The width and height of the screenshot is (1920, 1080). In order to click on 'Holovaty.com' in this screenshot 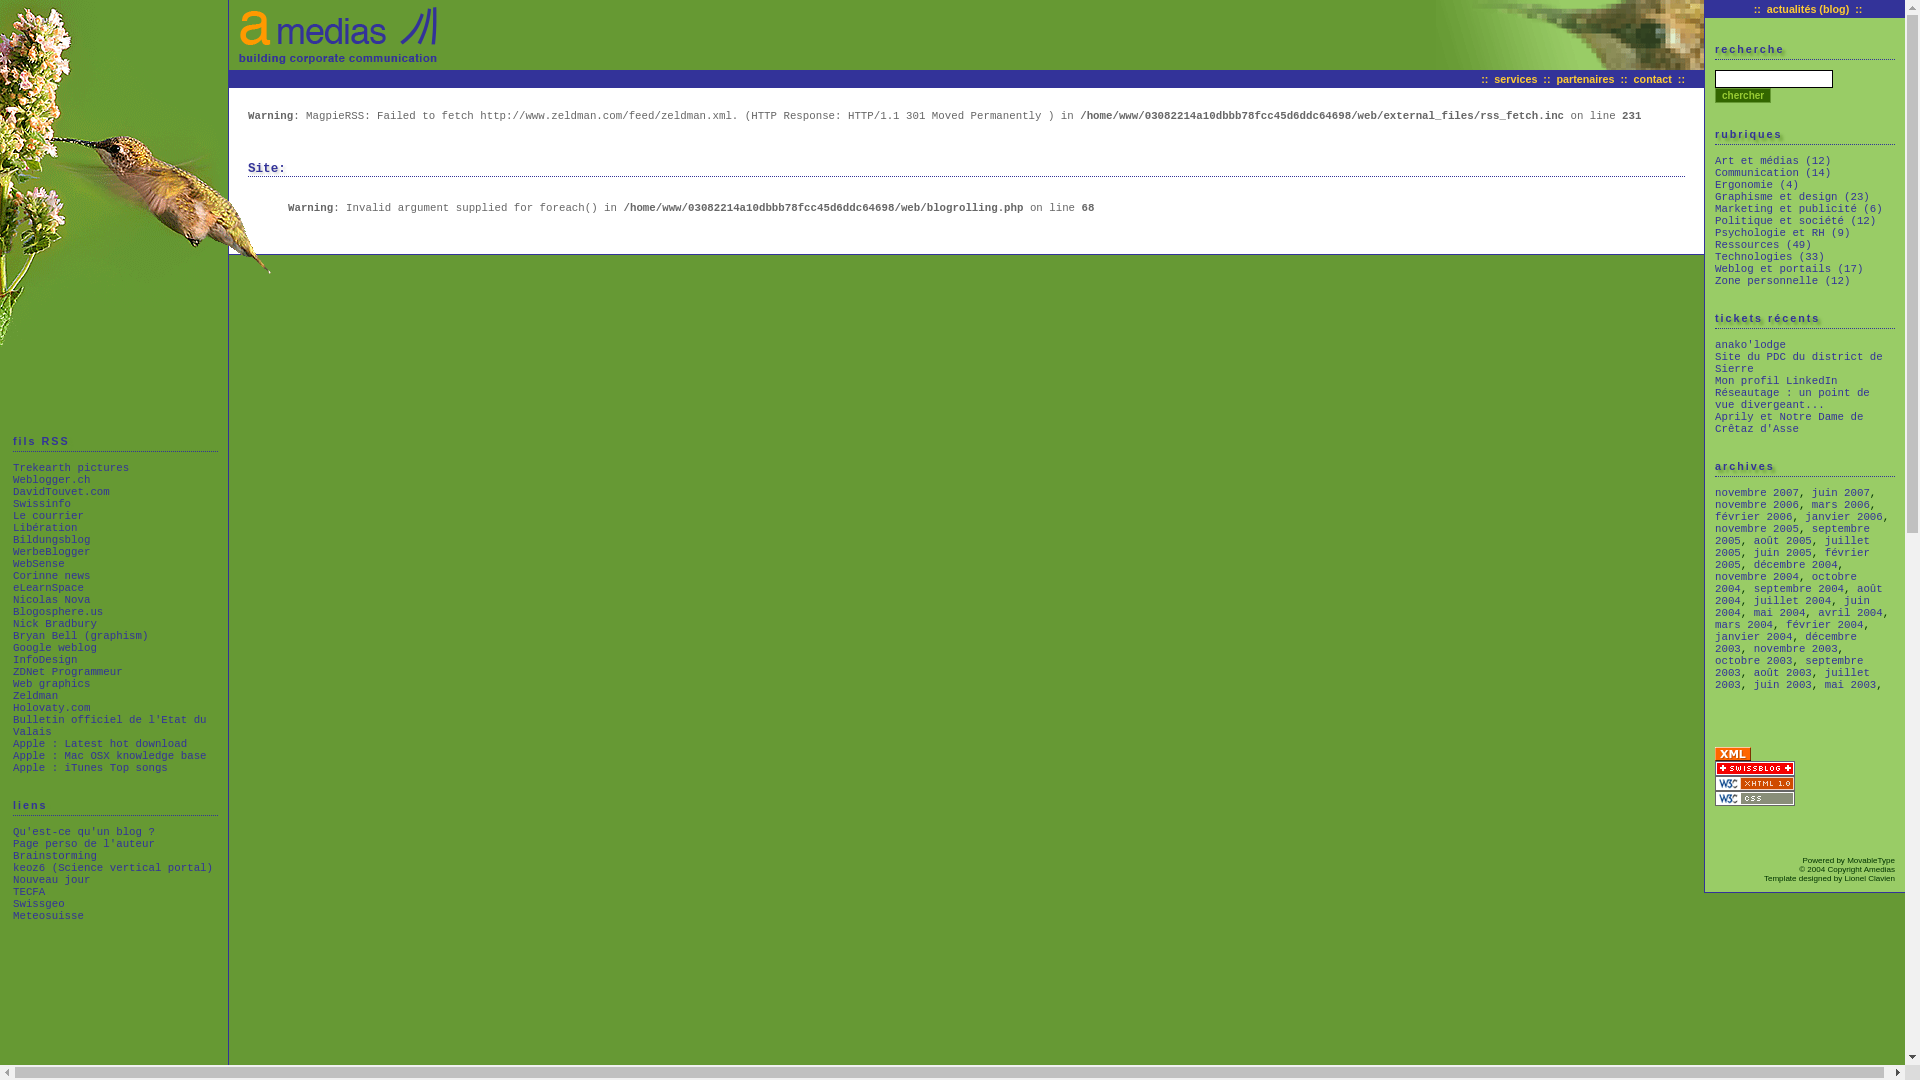, I will do `click(51, 707)`.